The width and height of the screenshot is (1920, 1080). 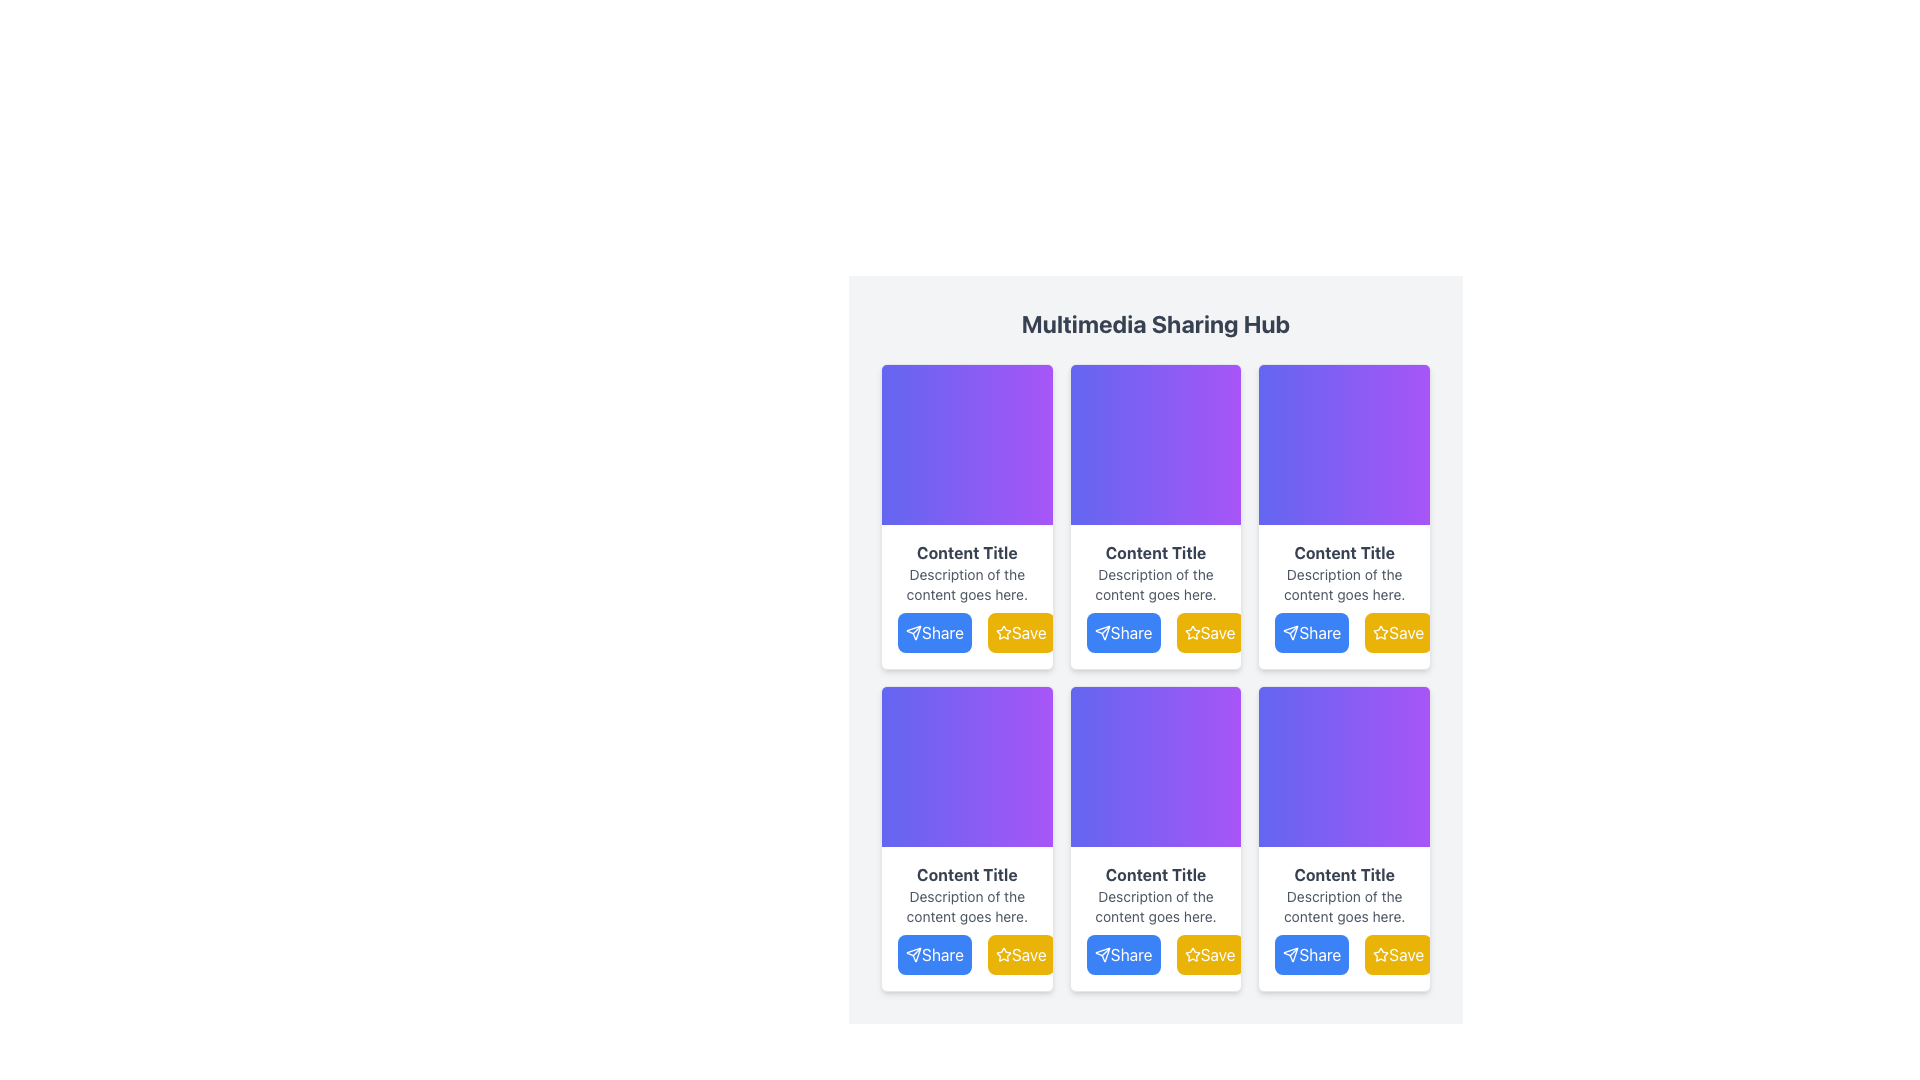 What do you see at coordinates (1208, 954) in the screenshot?
I see `the 'Save' button with a rounded yellow background and a white star icon located at the bottom-right of the middle card in the second row of a 3x2 grid layout` at bounding box center [1208, 954].